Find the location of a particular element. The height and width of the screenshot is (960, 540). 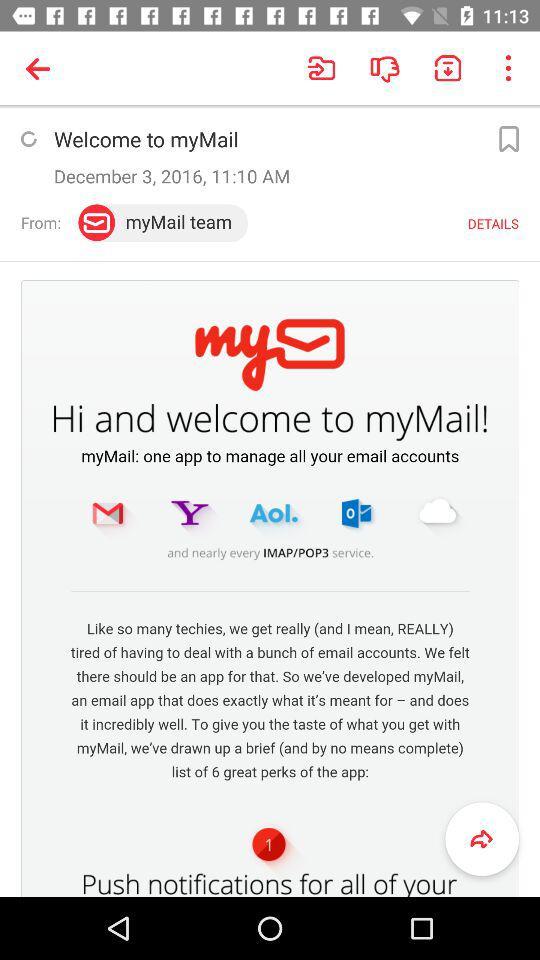

refresh page is located at coordinates (27, 138).